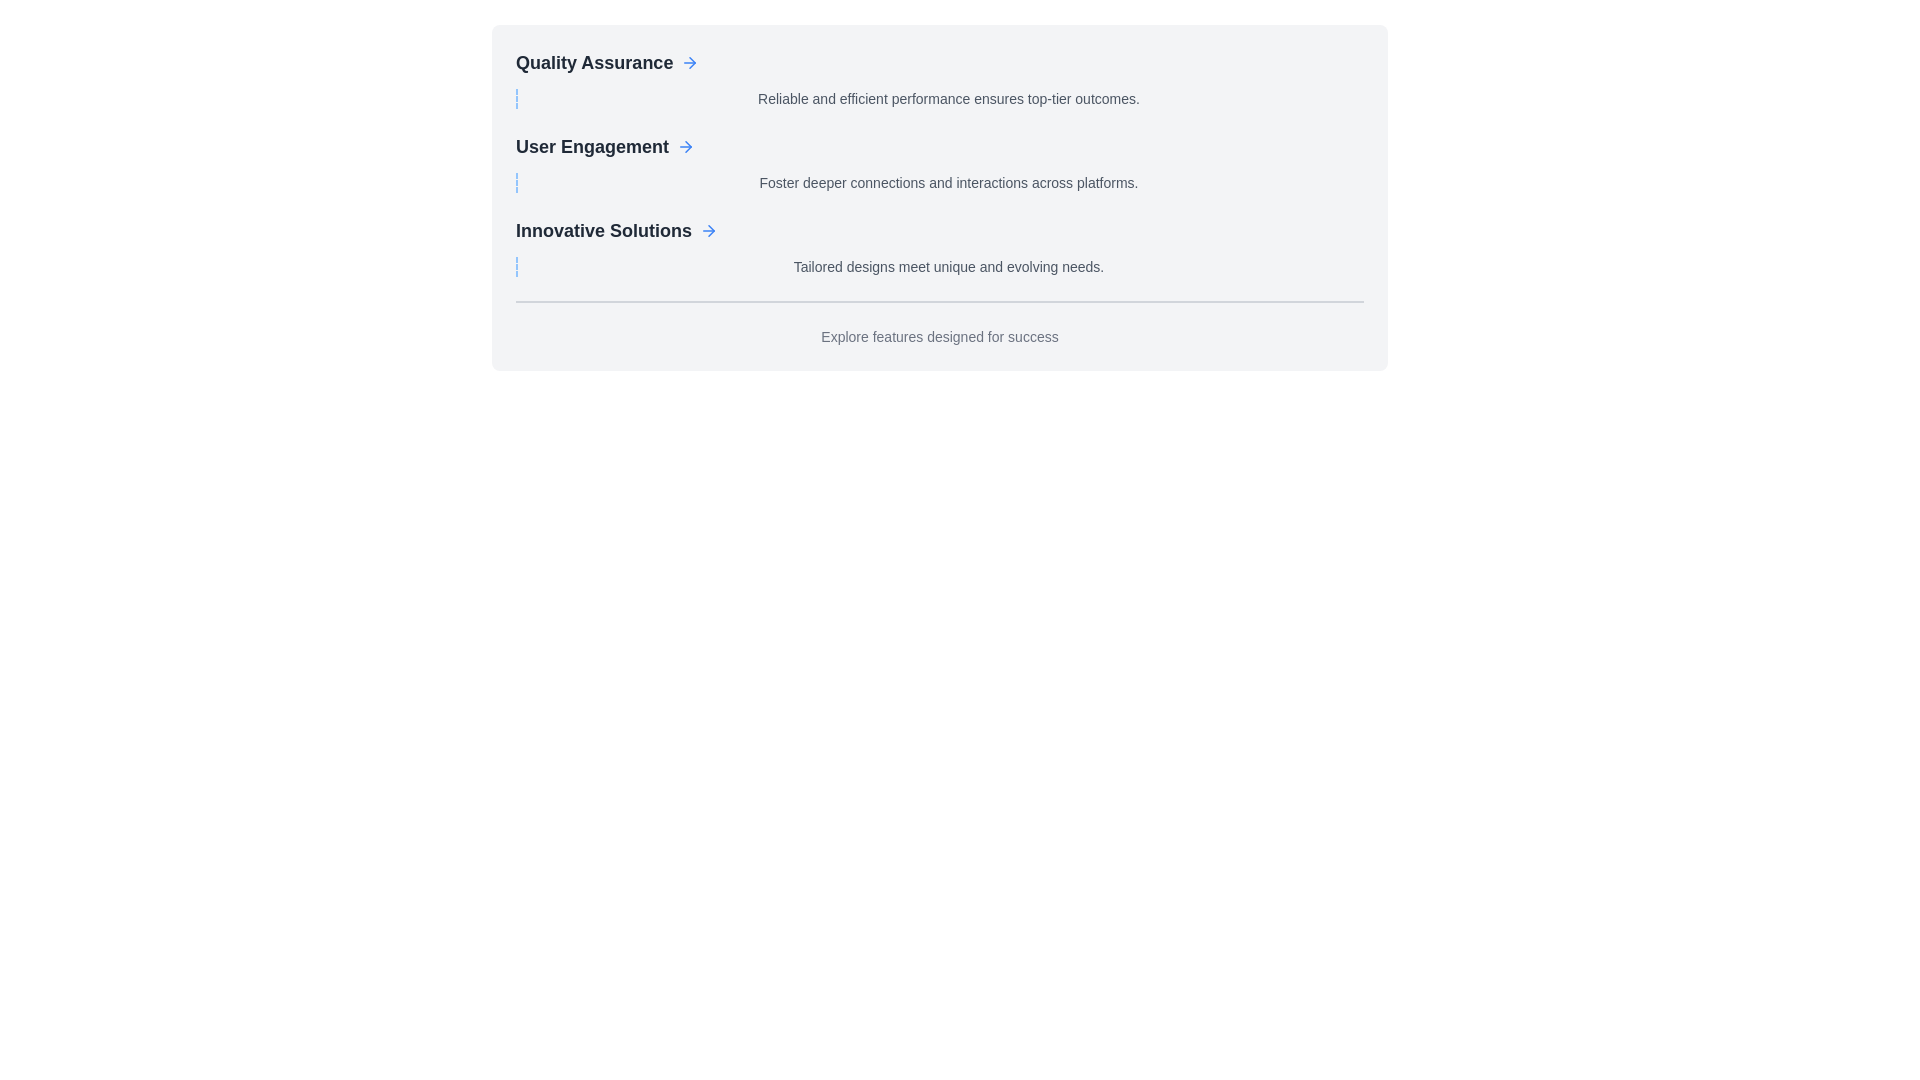 This screenshot has height=1080, width=1920. What do you see at coordinates (603, 230) in the screenshot?
I see `the text label element displaying 'Innovative Solutions', which is the third item in a vertical list and features a right arrow icon for navigation` at bounding box center [603, 230].